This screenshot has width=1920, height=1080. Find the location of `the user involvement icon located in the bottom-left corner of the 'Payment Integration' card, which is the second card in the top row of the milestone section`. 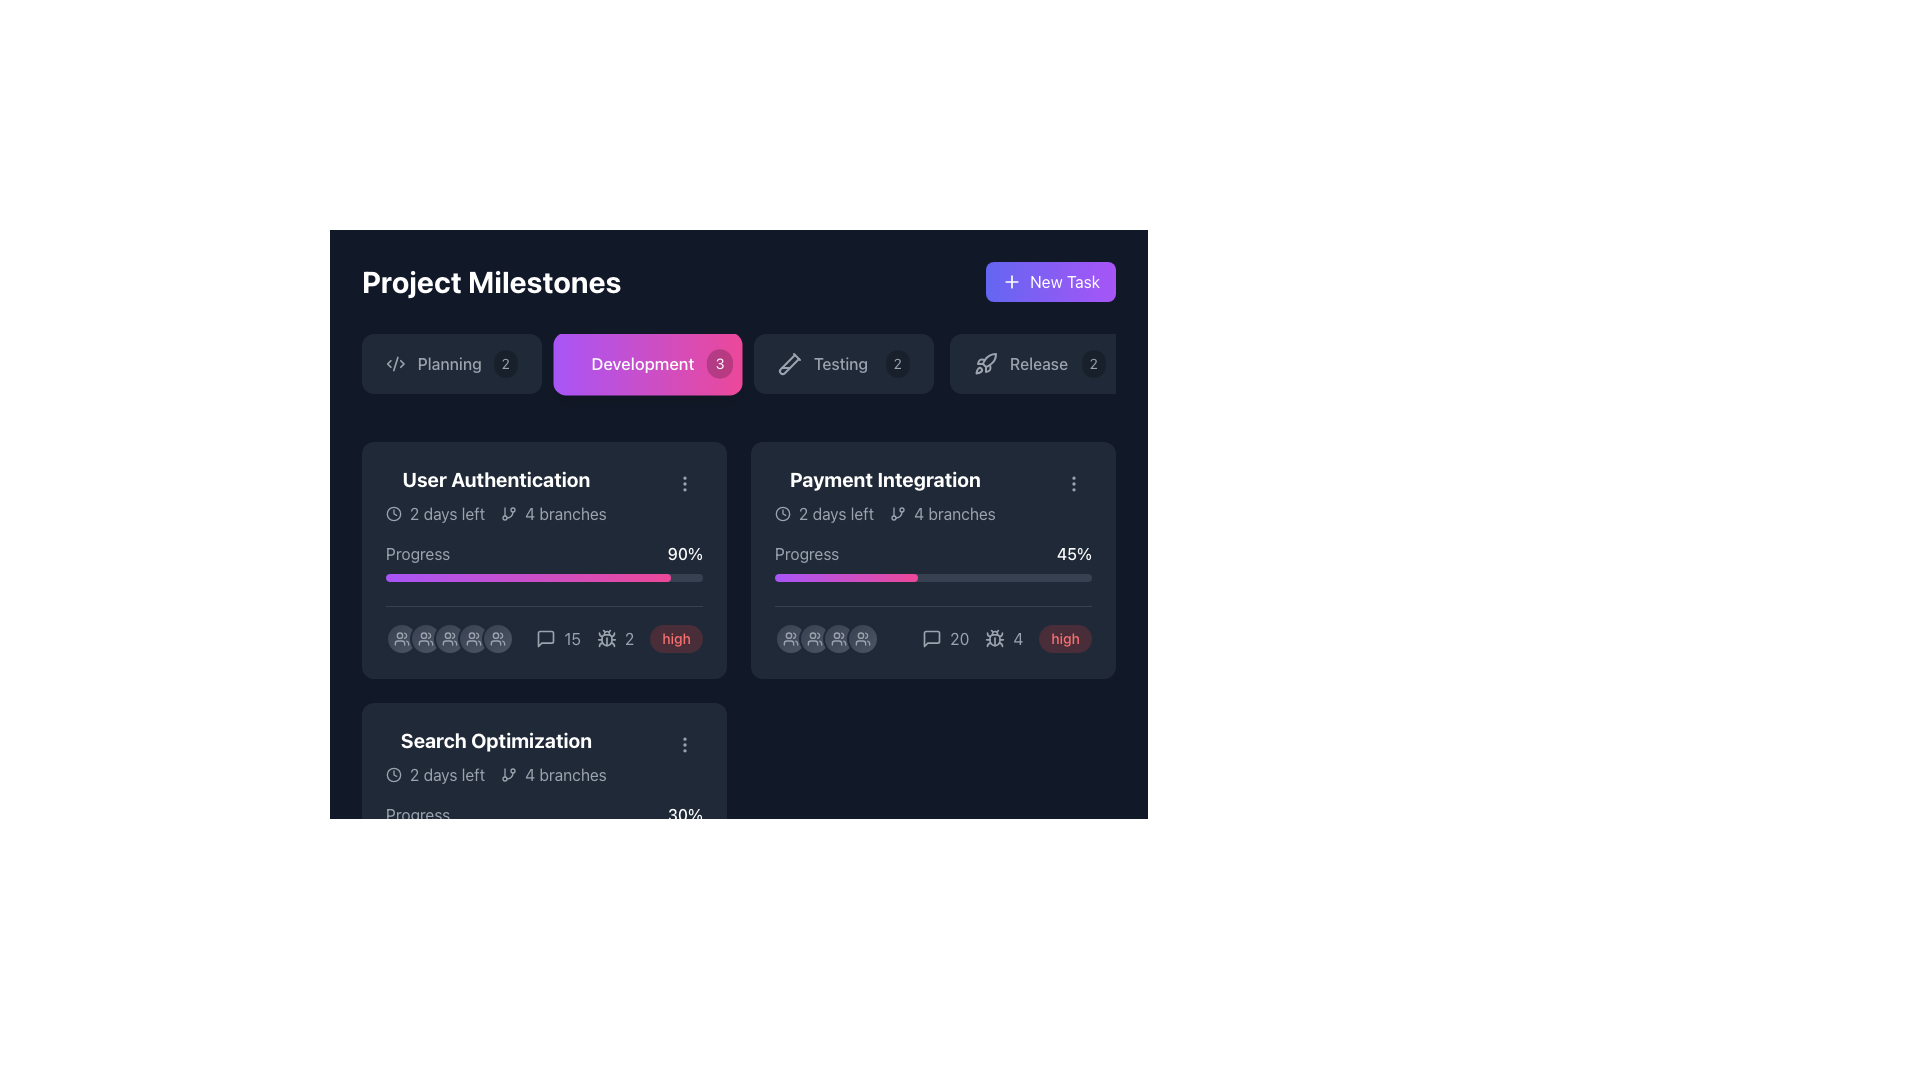

the user involvement icon located in the bottom-left corner of the 'Payment Integration' card, which is the second card in the top row of the milestone section is located at coordinates (815, 639).